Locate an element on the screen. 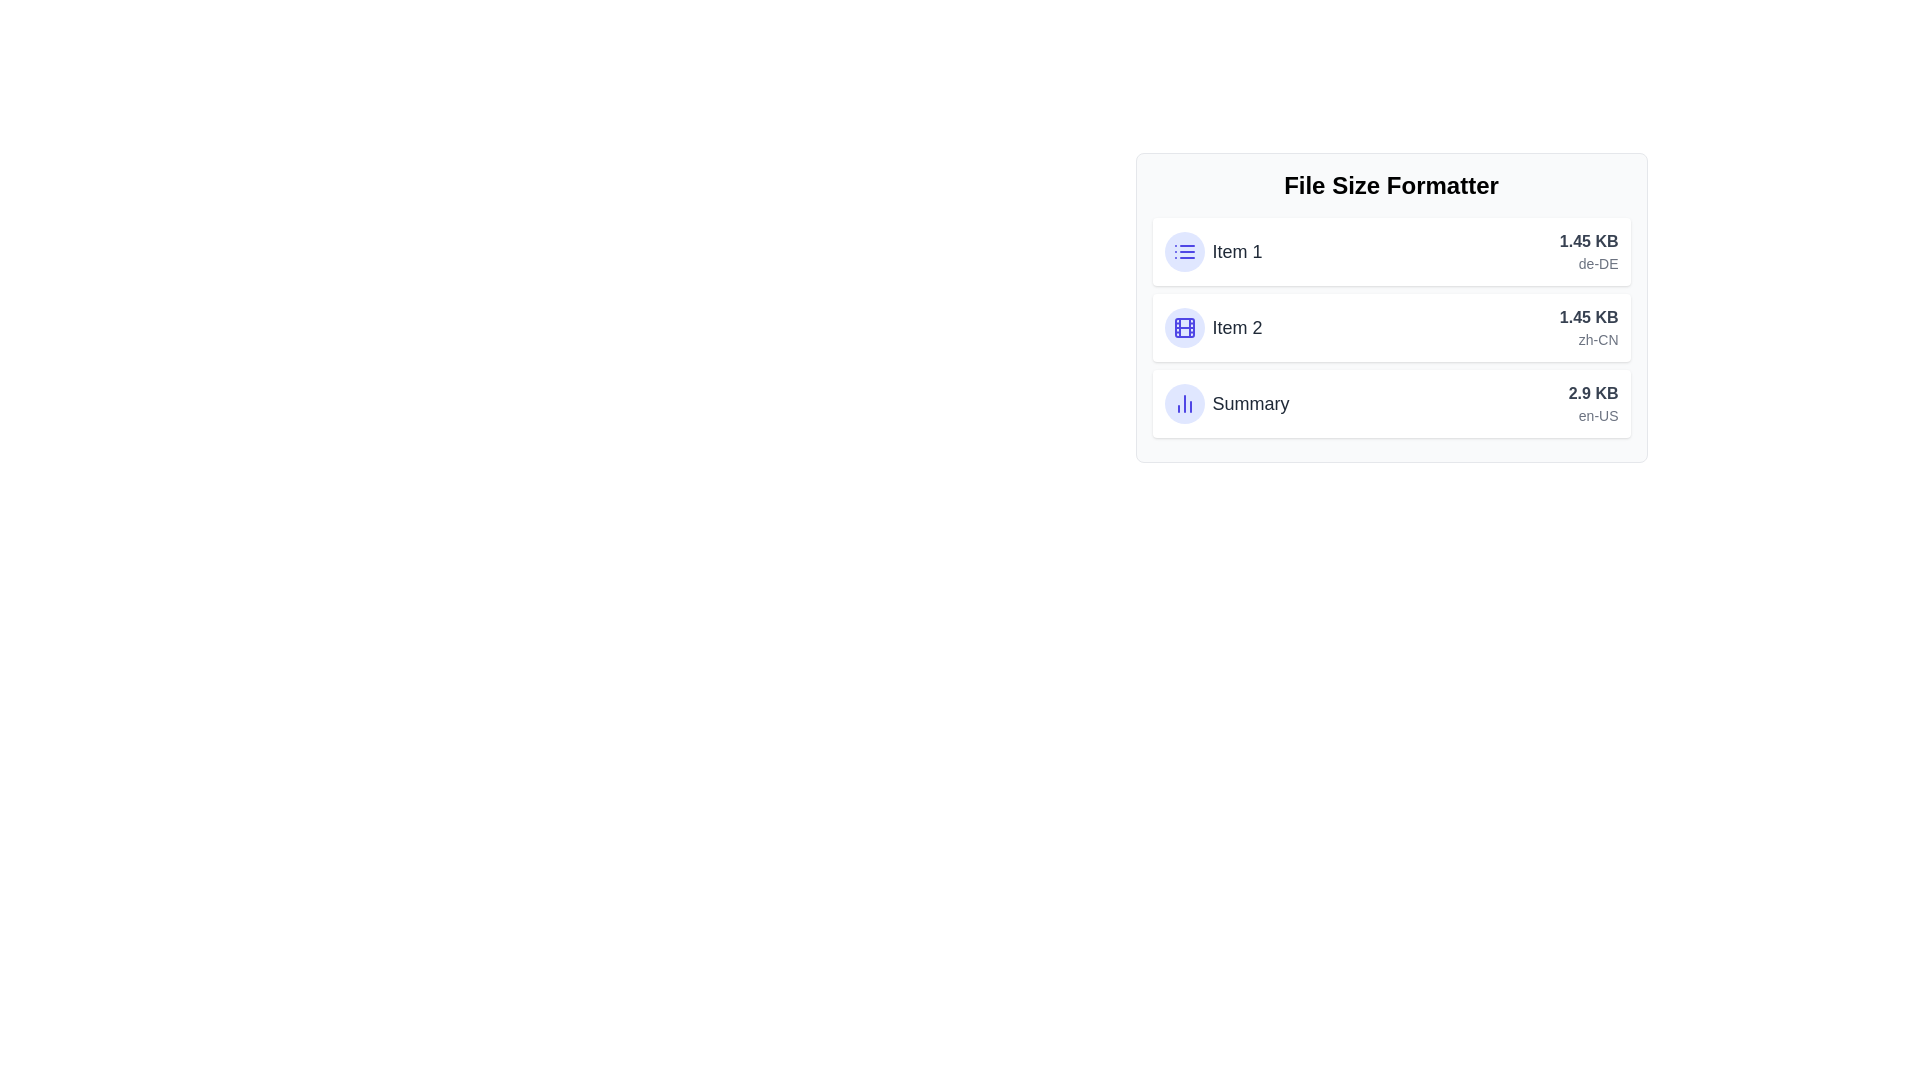 Image resolution: width=1920 pixels, height=1080 pixels. the indigo-colored list icon, which is styled as three horizontal lines with small dots next to them, located at the top-left of the icons column preceding 'Item 1' is located at coordinates (1184, 250).